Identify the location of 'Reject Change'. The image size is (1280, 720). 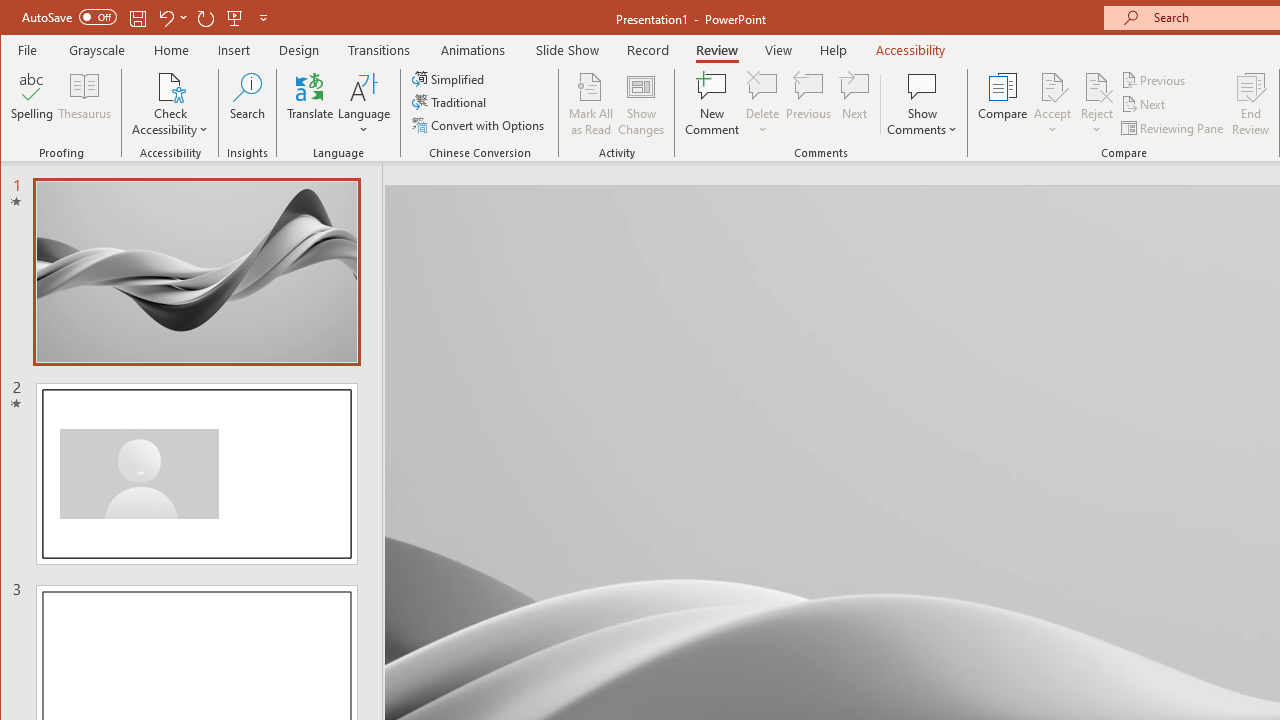
(1095, 85).